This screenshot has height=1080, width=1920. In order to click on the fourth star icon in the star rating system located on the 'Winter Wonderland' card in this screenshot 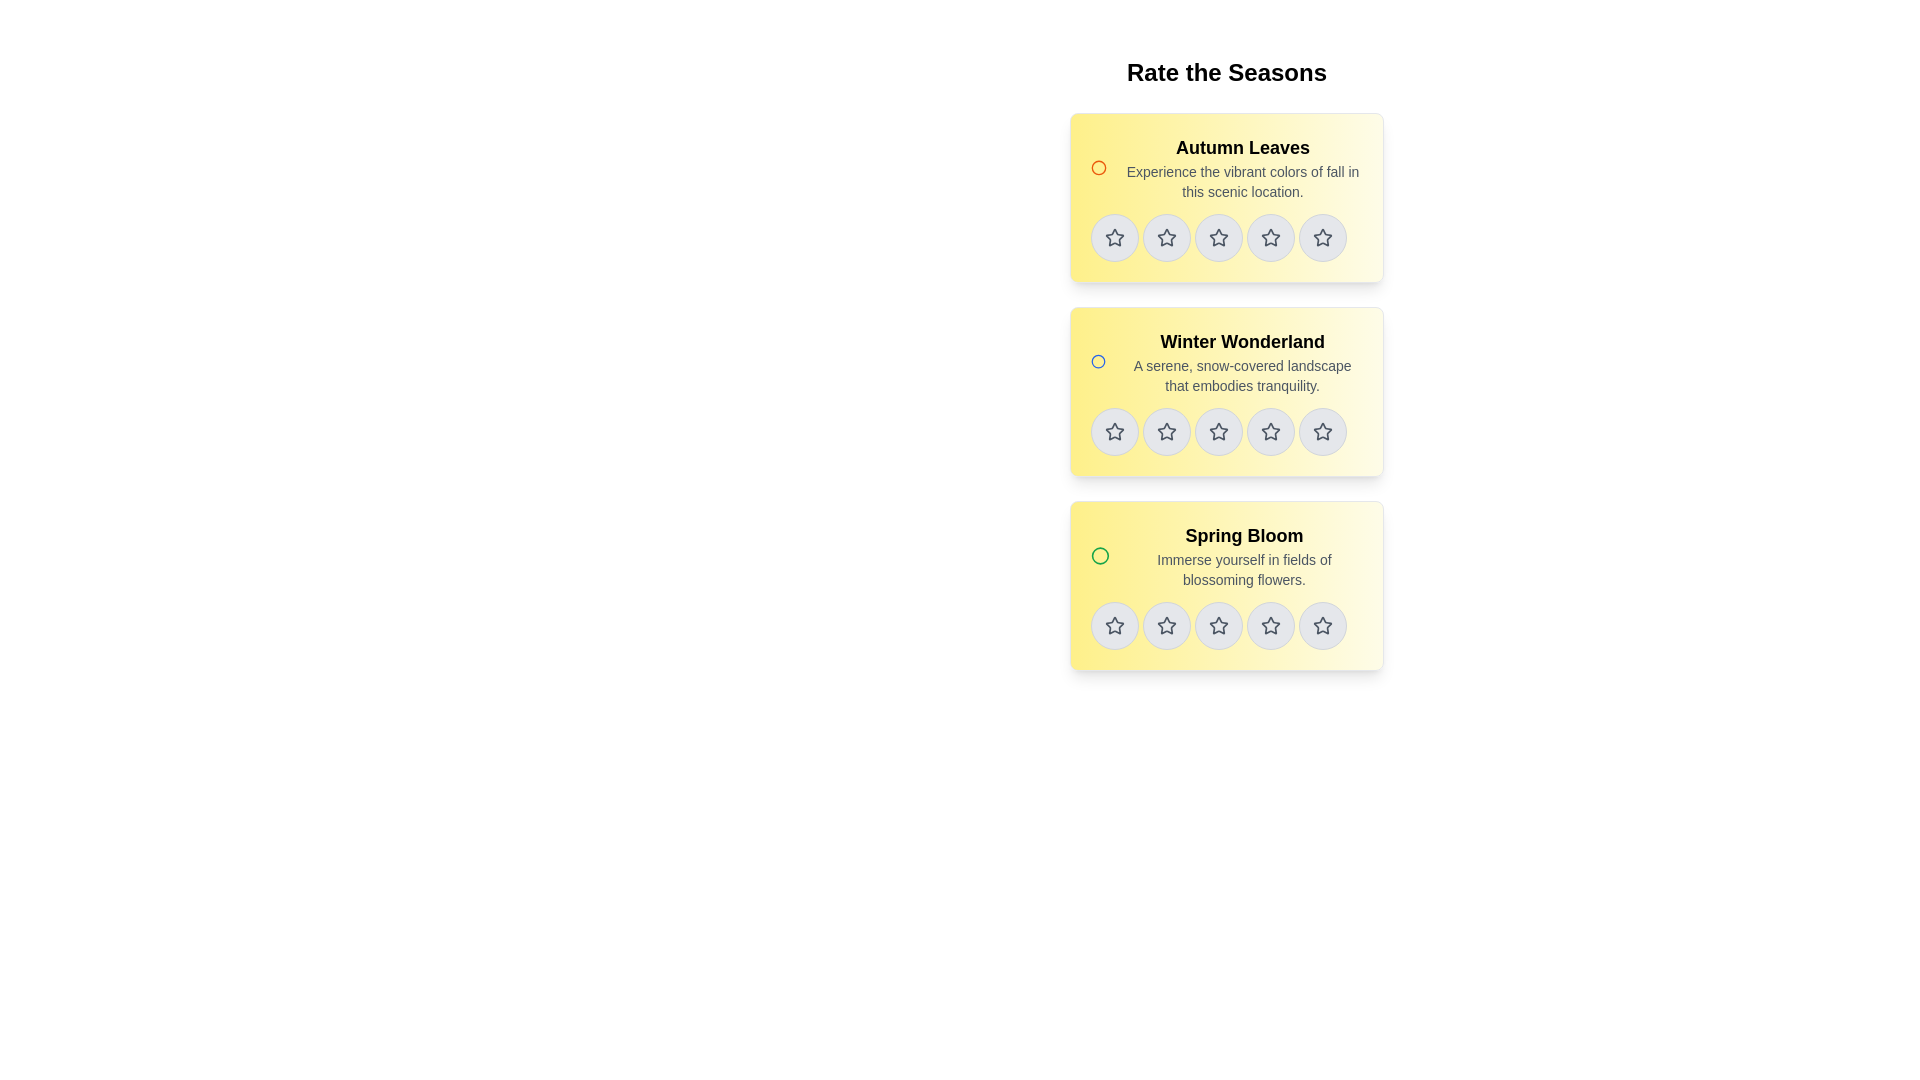, I will do `click(1218, 430)`.